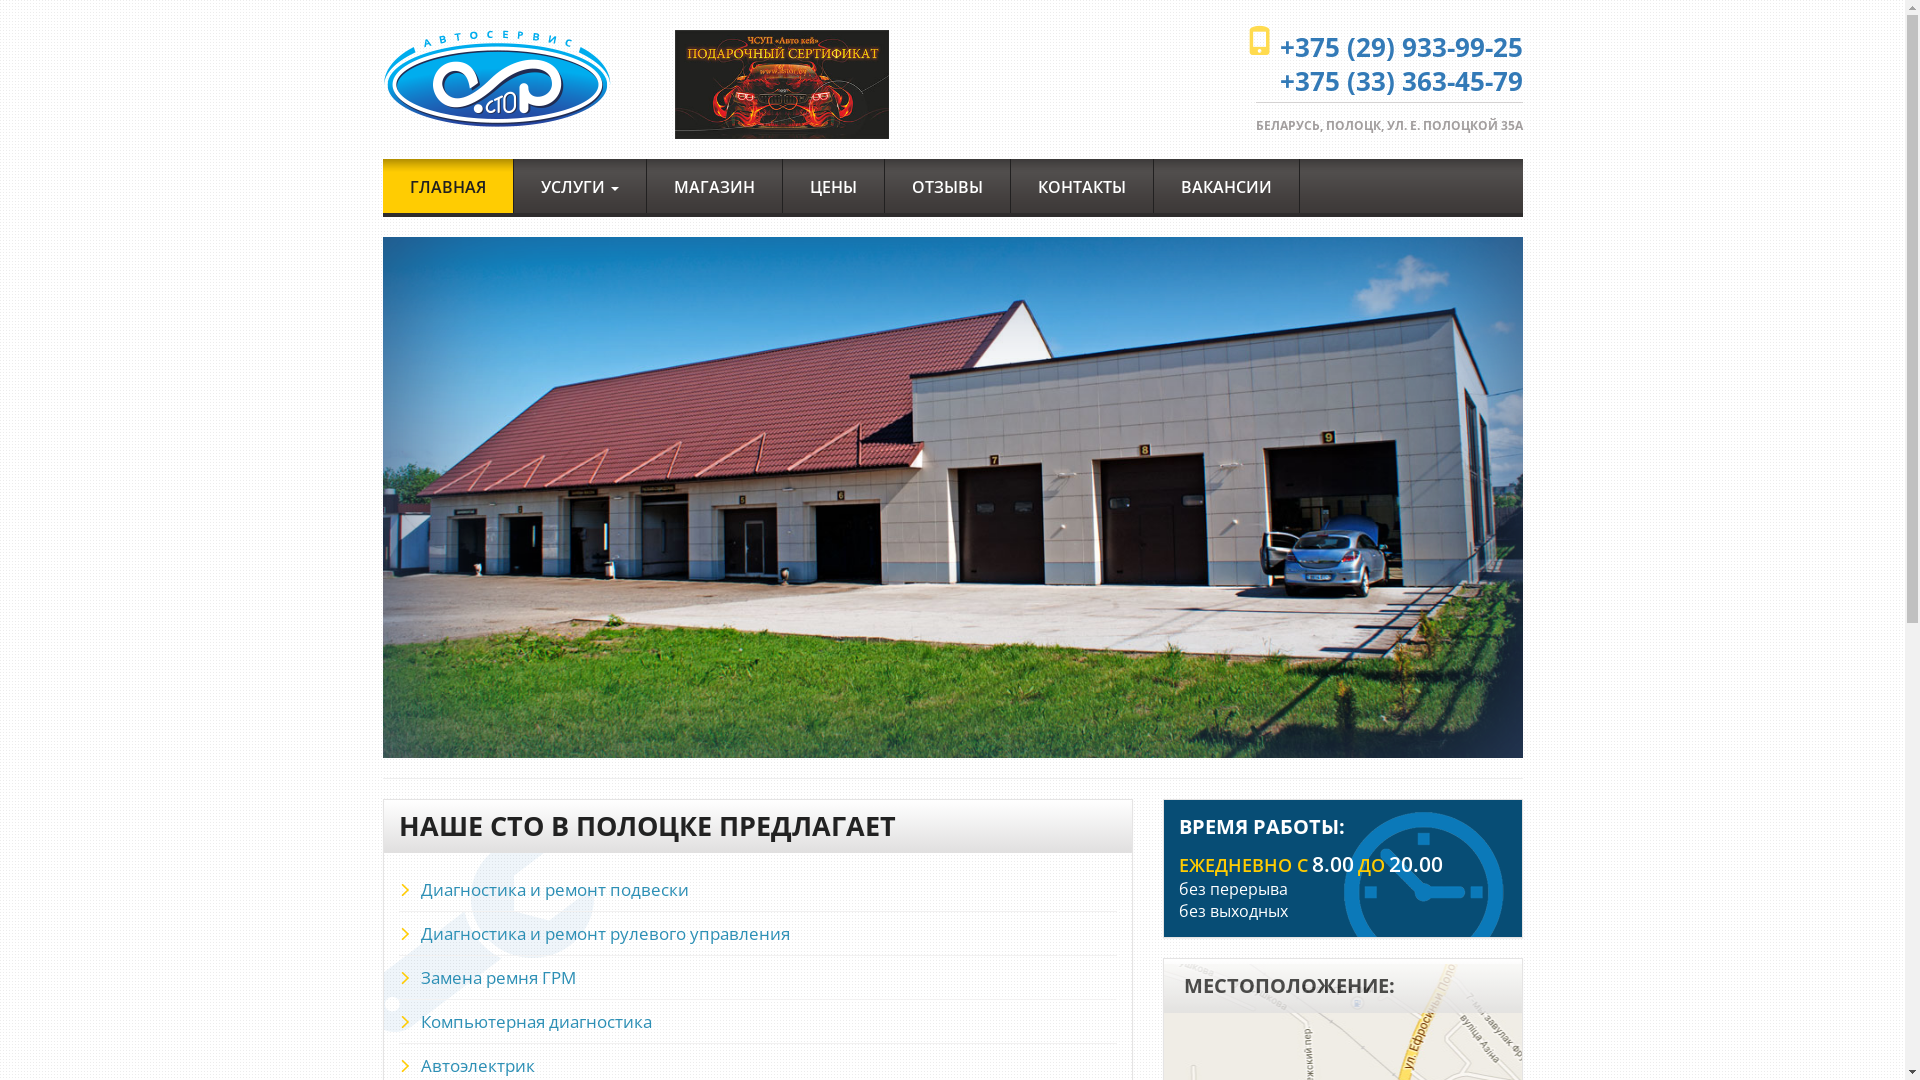  What do you see at coordinates (1400, 80) in the screenshot?
I see `'+375 (33) 363-45-79'` at bounding box center [1400, 80].